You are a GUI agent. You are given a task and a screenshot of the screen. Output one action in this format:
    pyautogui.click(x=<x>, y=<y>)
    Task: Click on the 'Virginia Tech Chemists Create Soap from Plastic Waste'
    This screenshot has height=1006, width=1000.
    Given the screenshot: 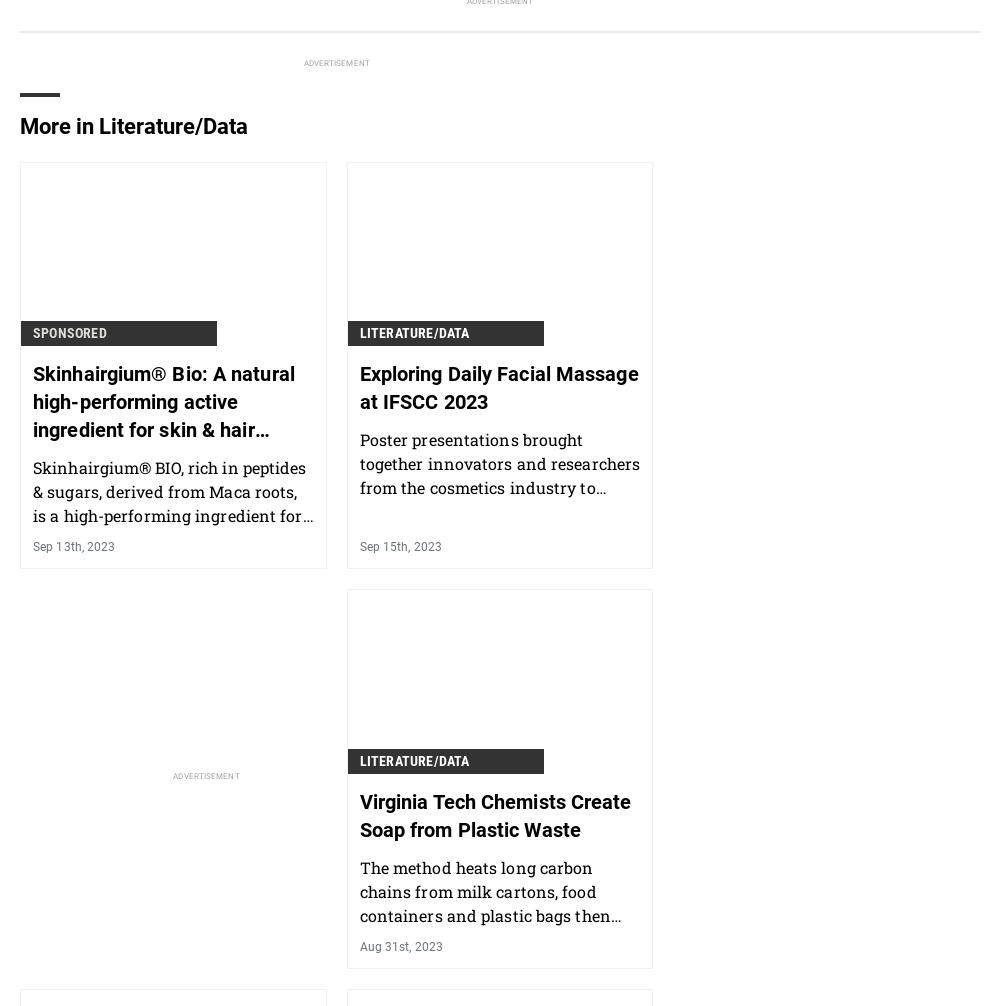 What is the action you would take?
    pyautogui.click(x=494, y=813)
    